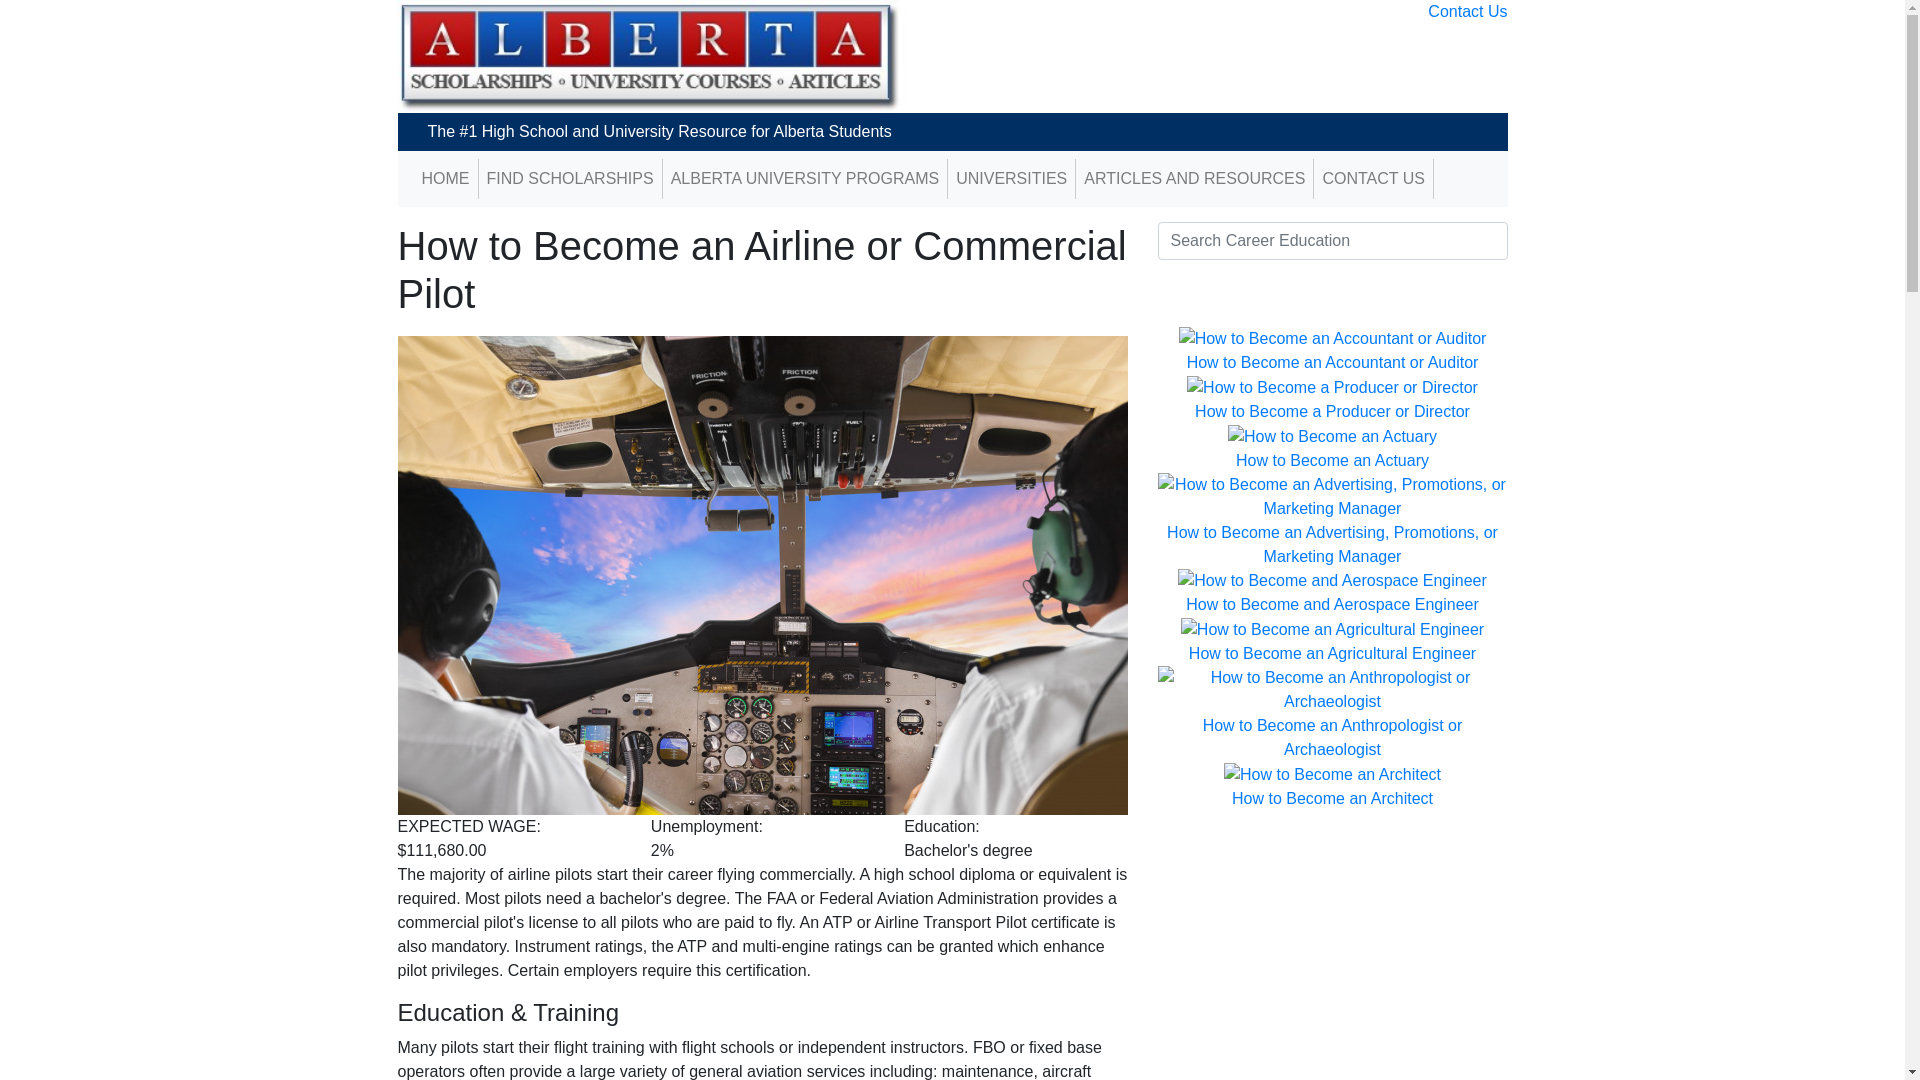 This screenshot has height=1080, width=1920. I want to click on 'UNIVERSITIES', so click(1011, 177).